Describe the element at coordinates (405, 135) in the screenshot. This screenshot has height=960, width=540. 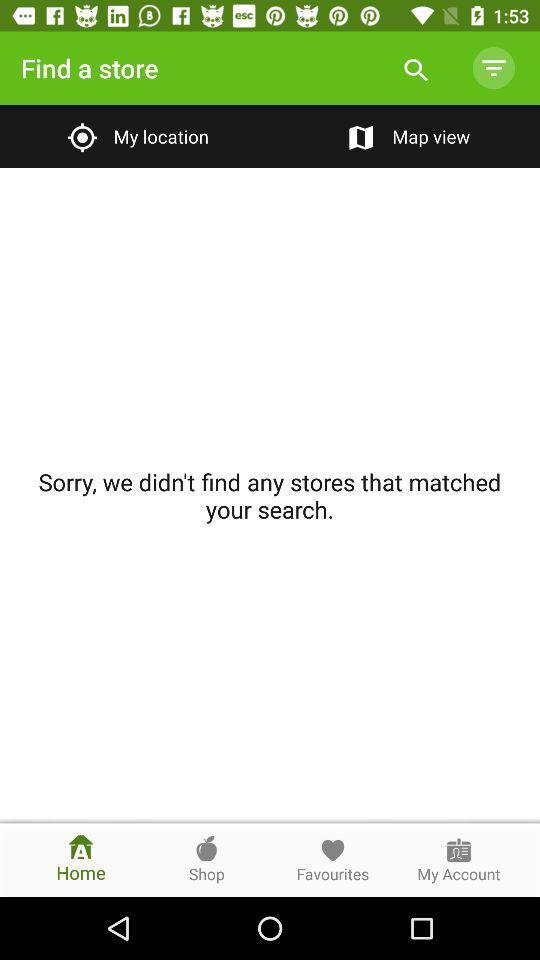
I see `the item to the right of the my location item` at that location.